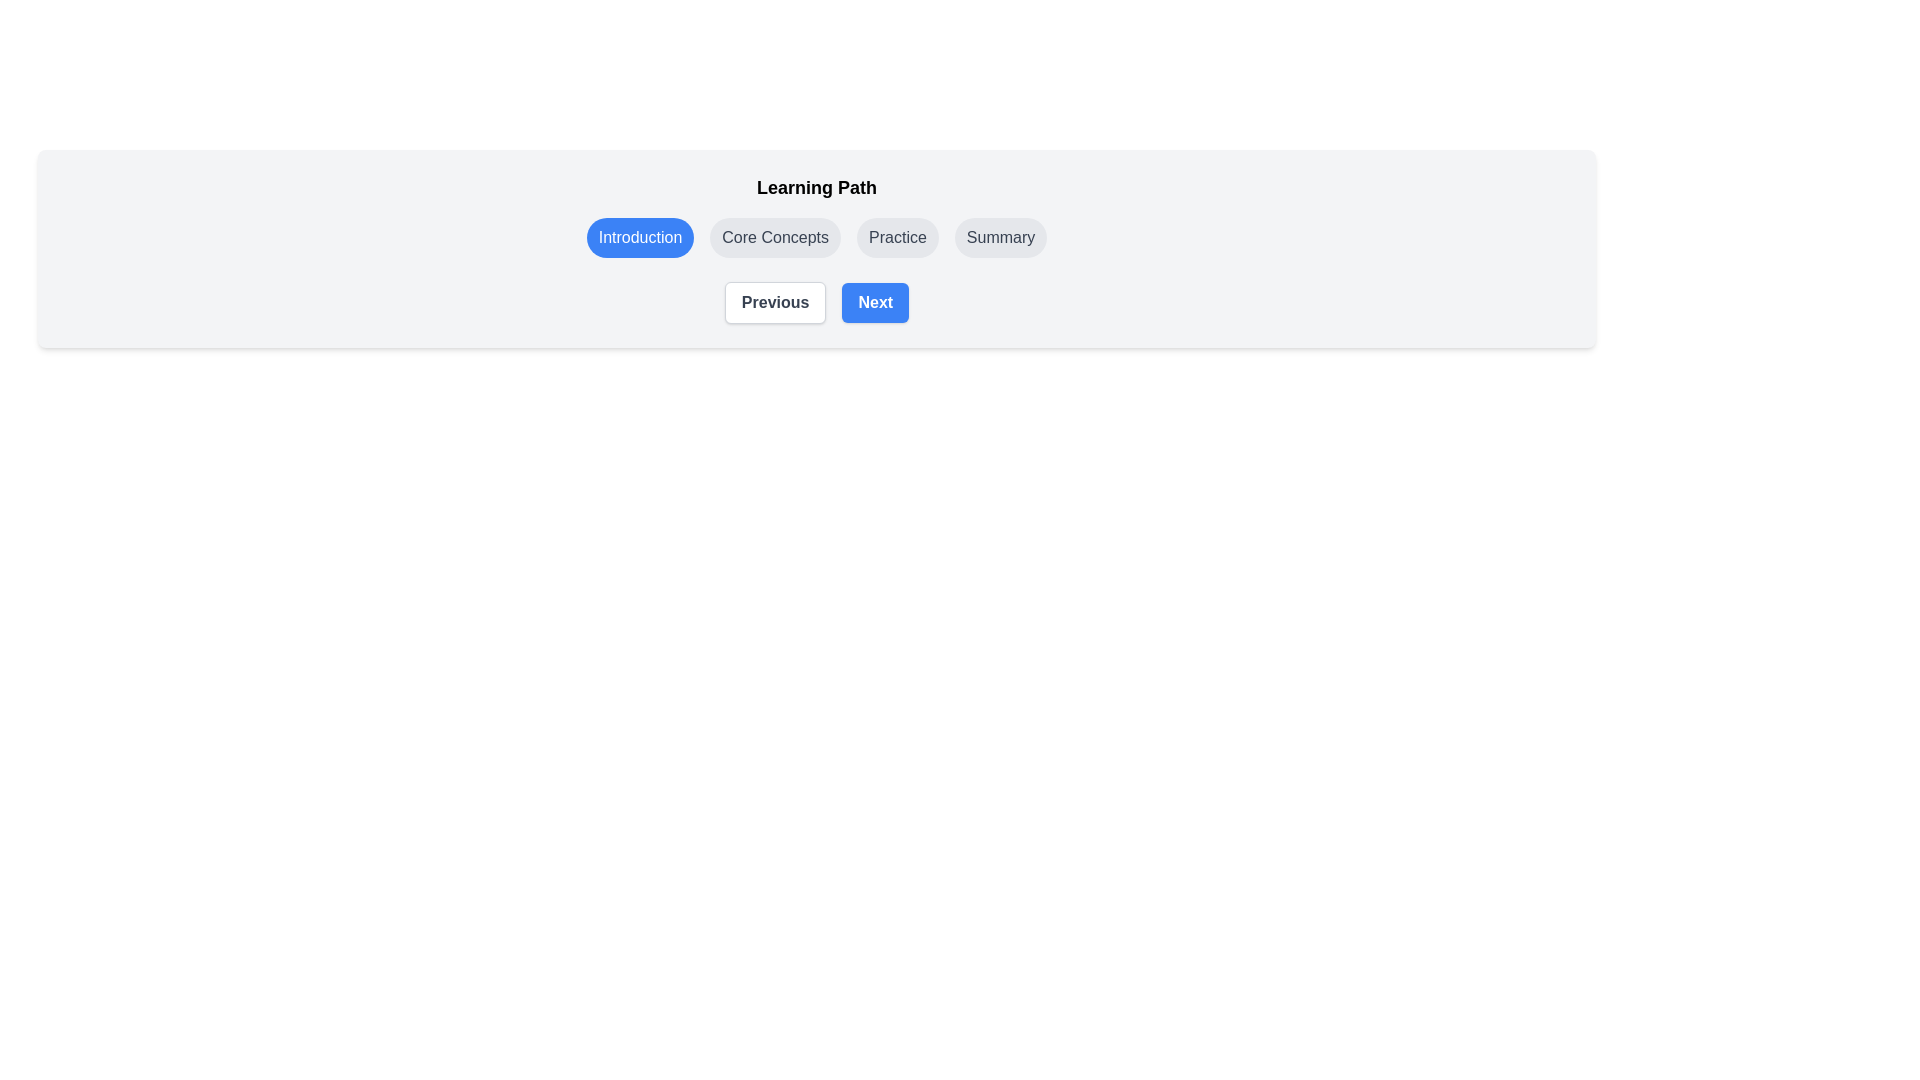 The image size is (1920, 1080). What do you see at coordinates (875, 303) in the screenshot?
I see `the 'Next' button to proceed to the next step in the LearningStepper component` at bounding box center [875, 303].